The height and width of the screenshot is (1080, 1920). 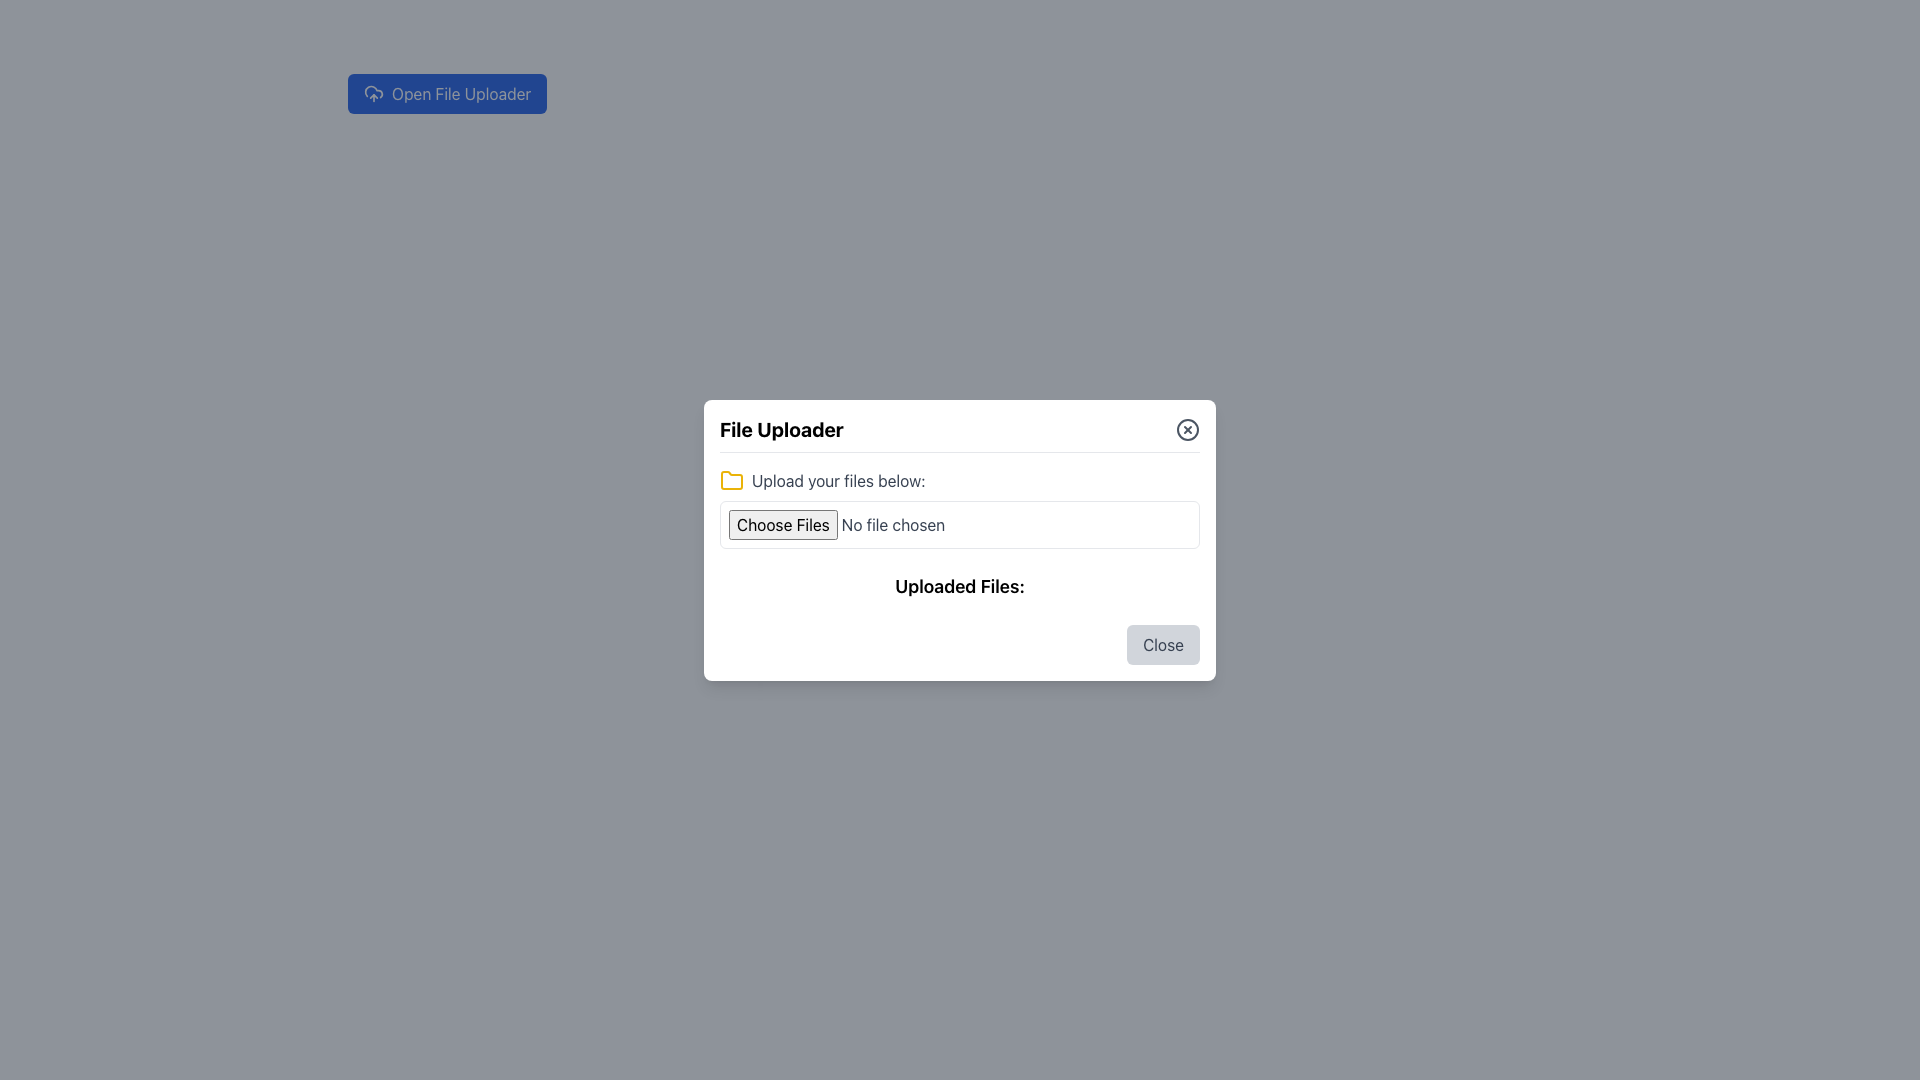 I want to click on the button located prominently at the top of its section for keyboard navigation, so click(x=446, y=93).